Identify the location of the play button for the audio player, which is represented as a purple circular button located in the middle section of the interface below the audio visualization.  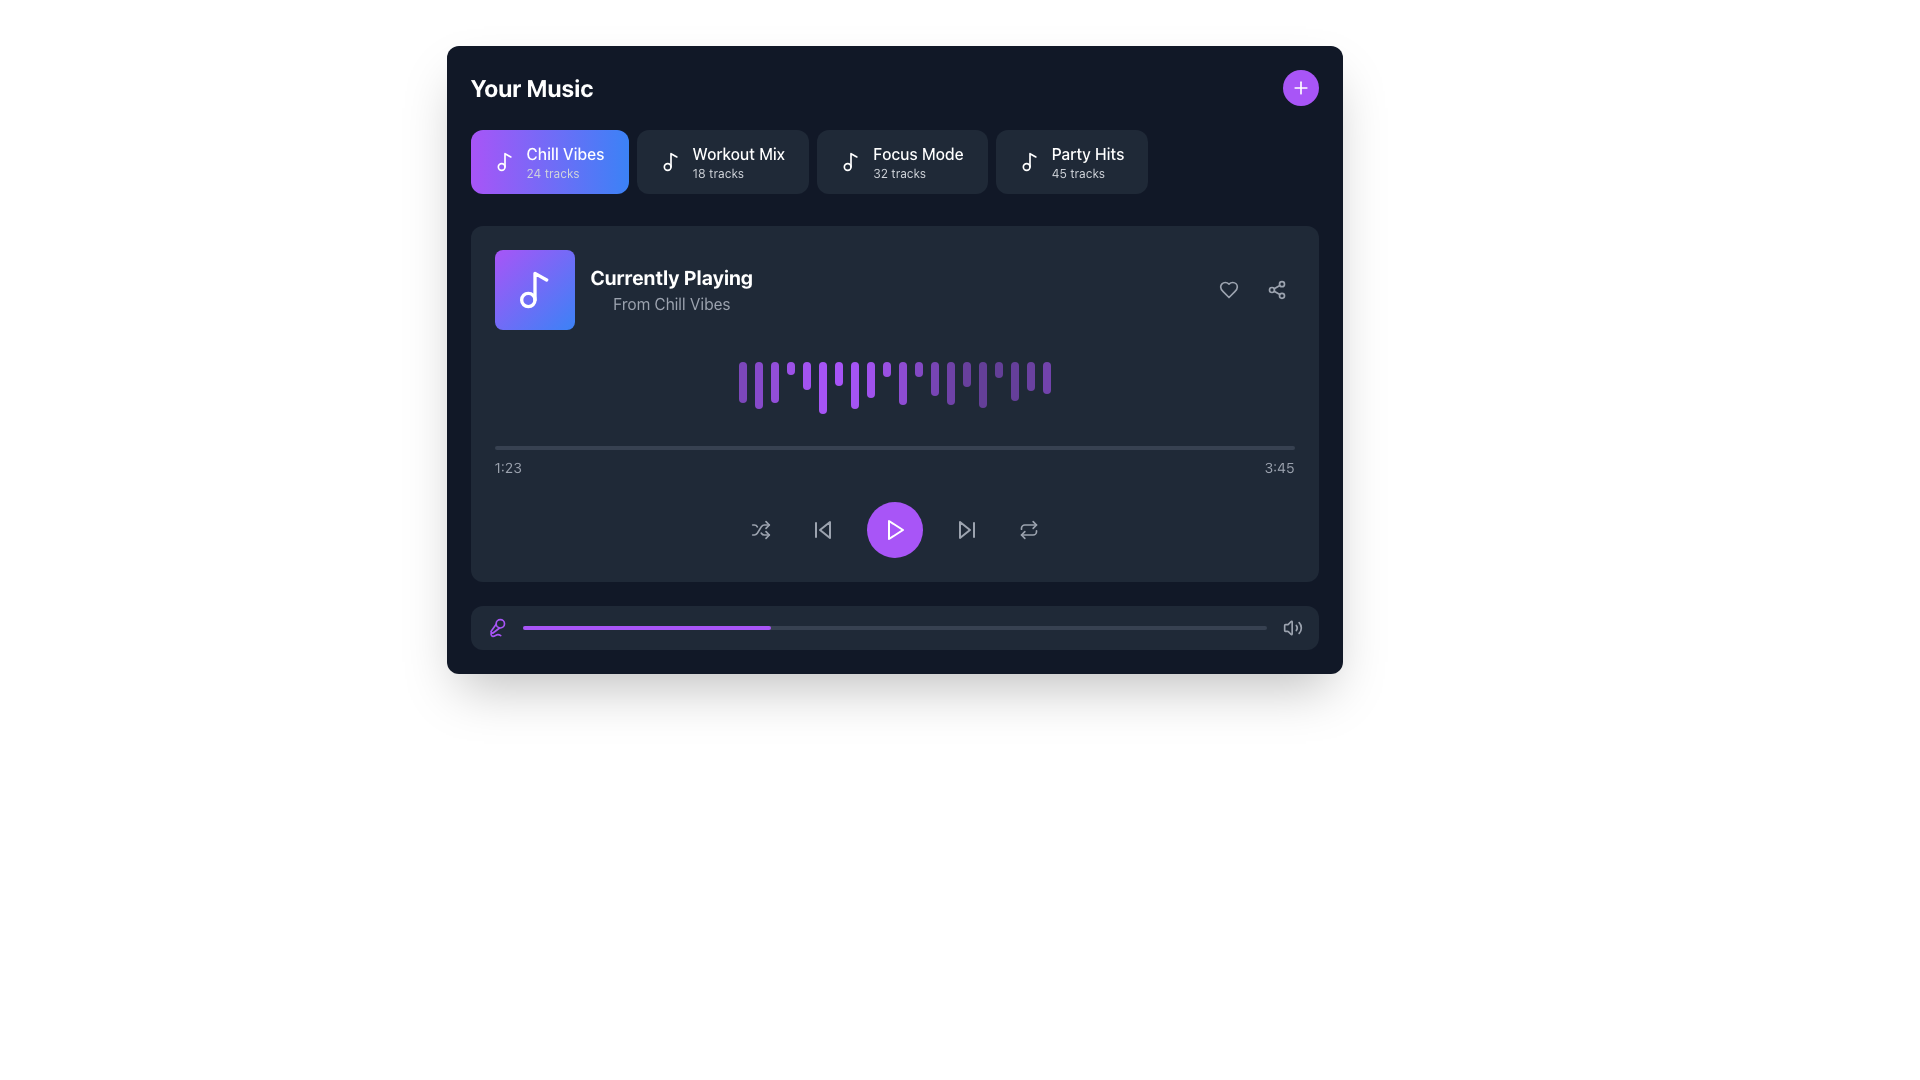
(893, 529).